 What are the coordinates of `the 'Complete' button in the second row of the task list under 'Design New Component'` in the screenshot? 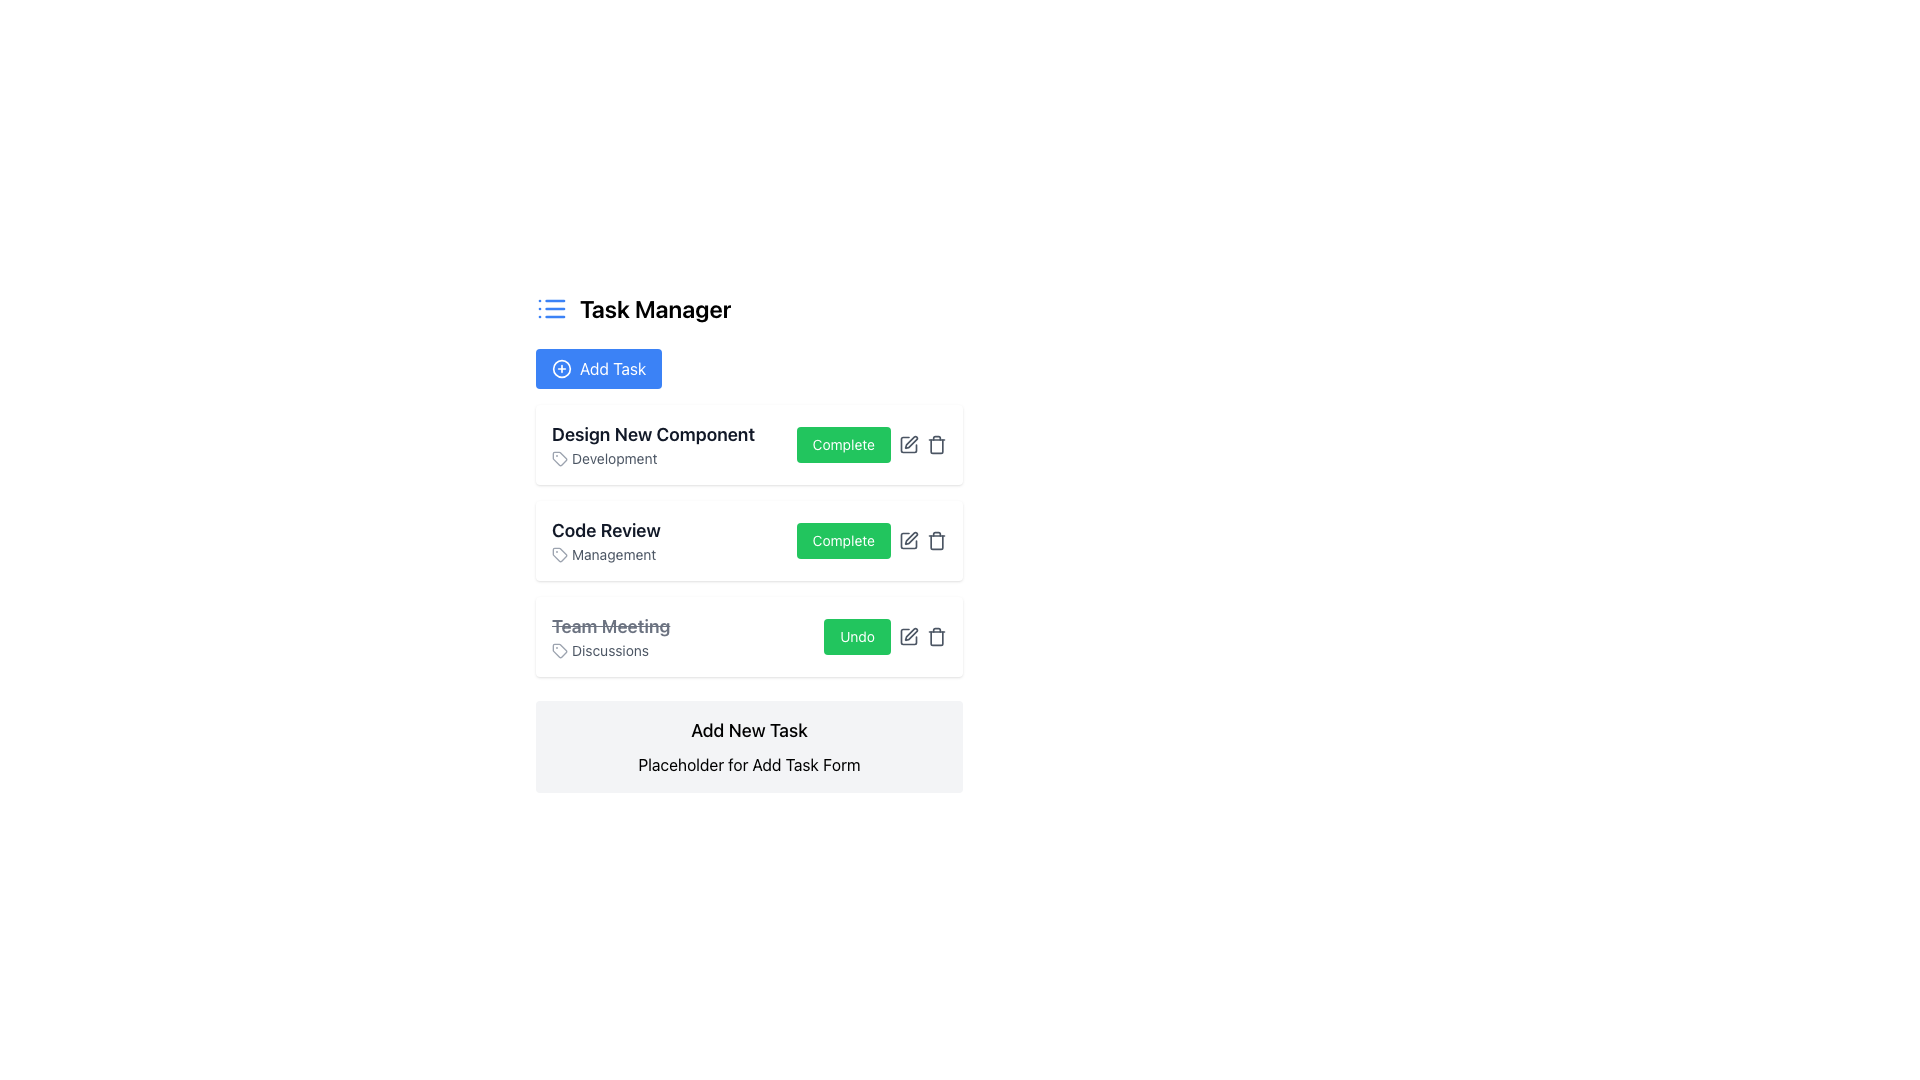 It's located at (843, 443).